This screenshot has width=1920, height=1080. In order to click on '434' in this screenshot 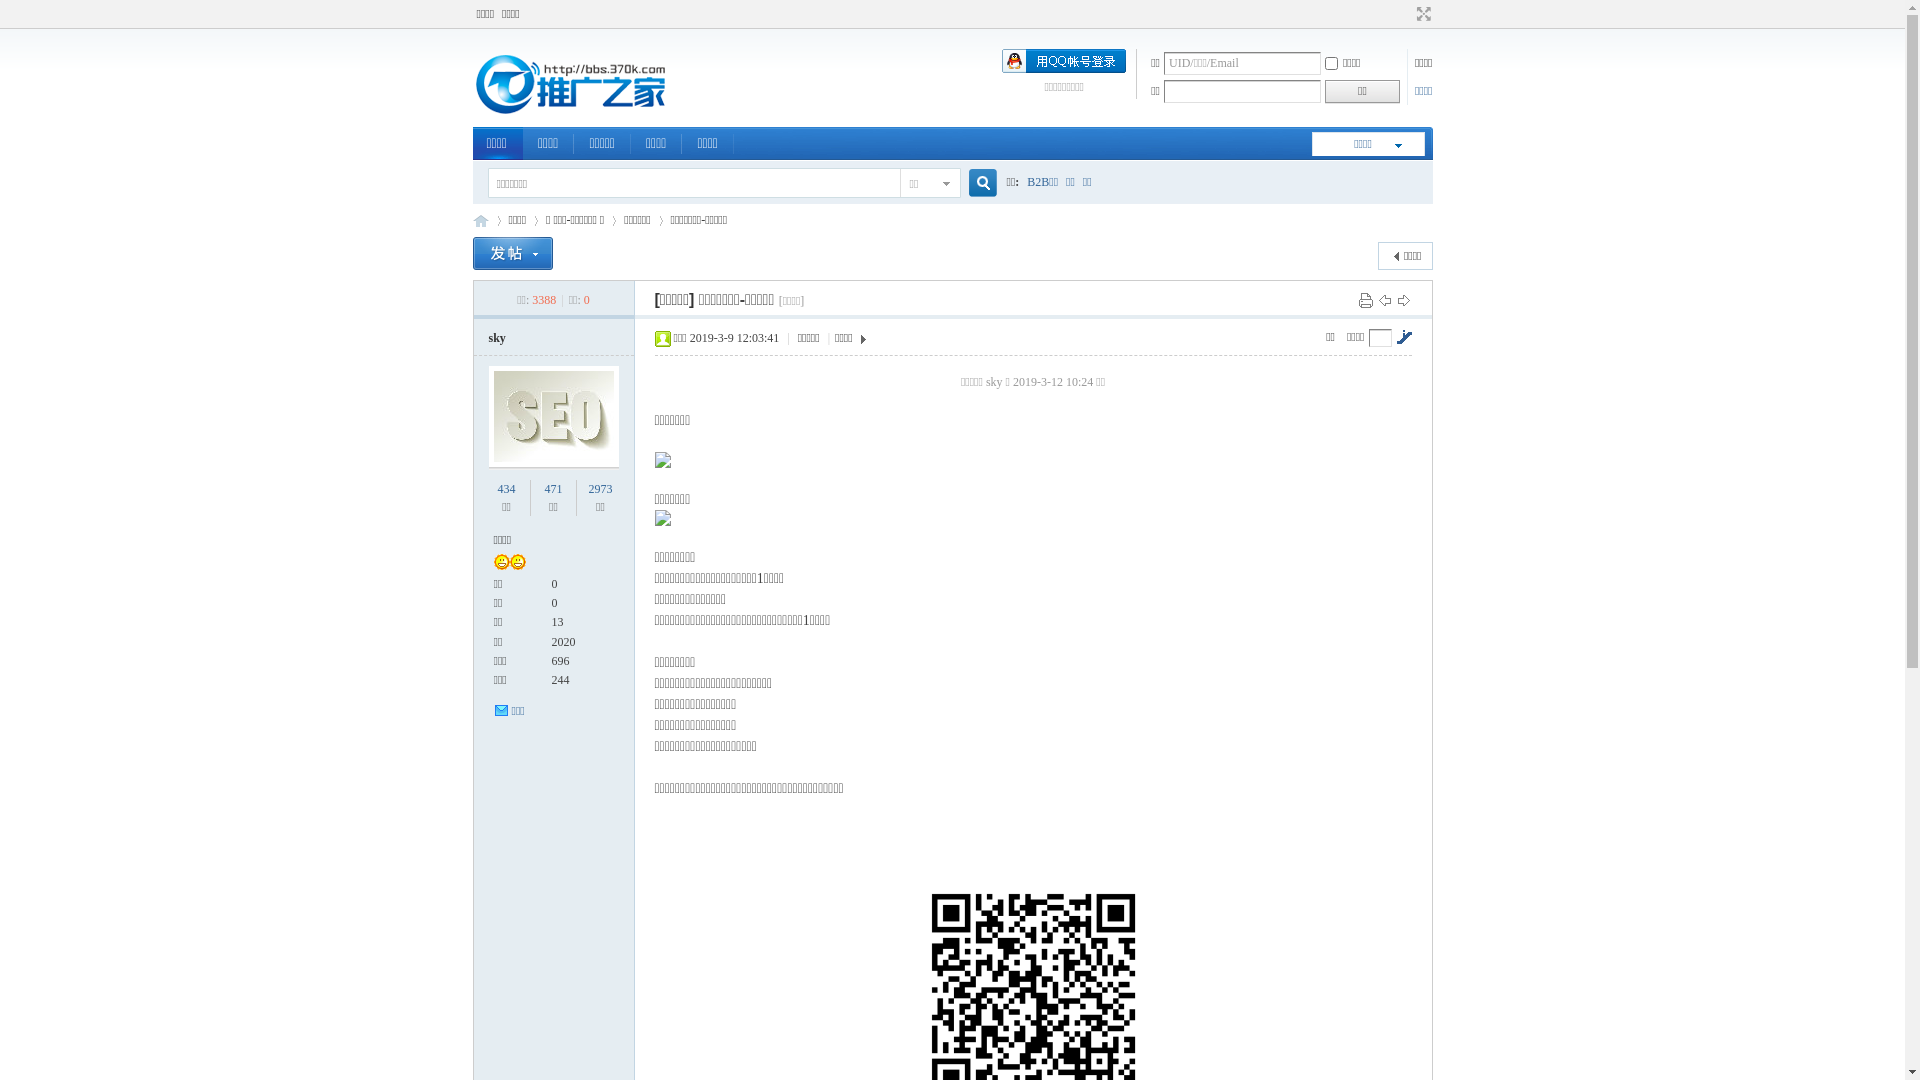, I will do `click(507, 489)`.